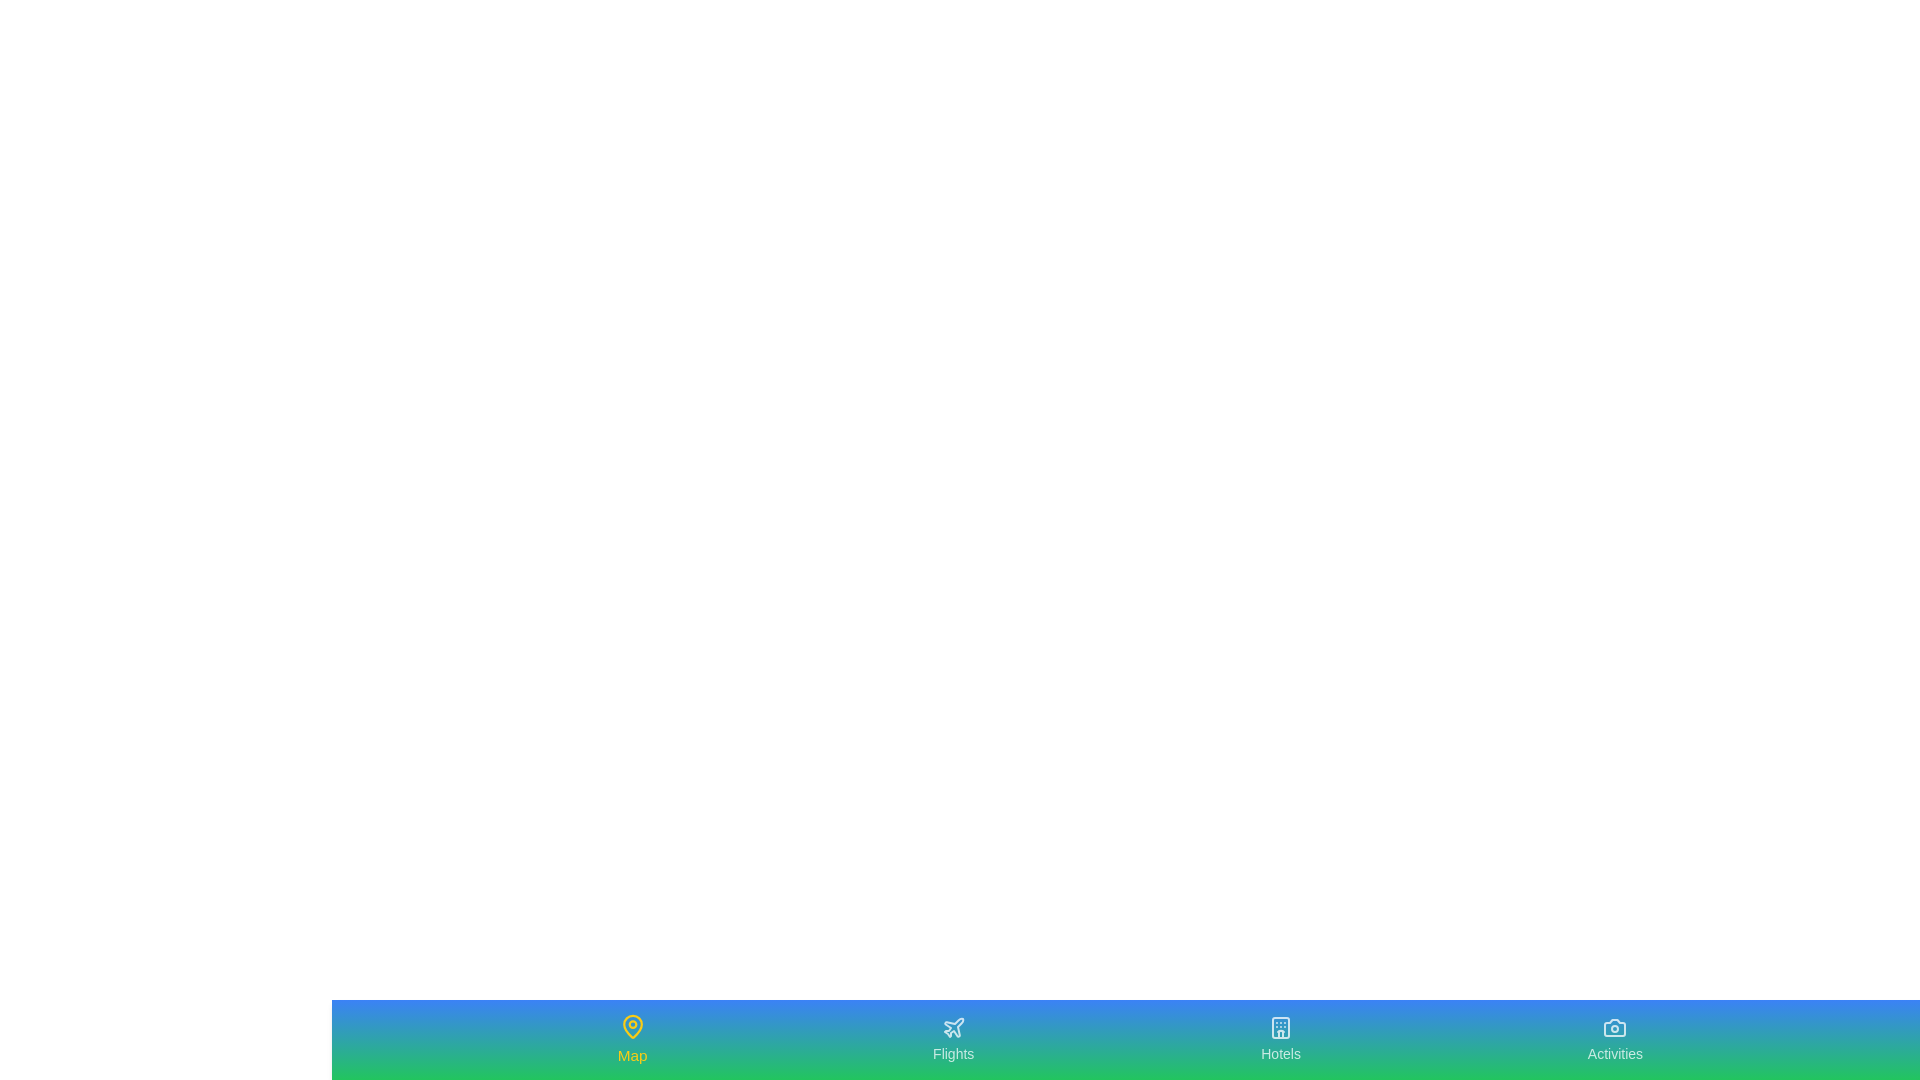 This screenshot has height=1080, width=1920. What do you see at coordinates (952, 1039) in the screenshot?
I see `the Flights tab to view its content` at bounding box center [952, 1039].